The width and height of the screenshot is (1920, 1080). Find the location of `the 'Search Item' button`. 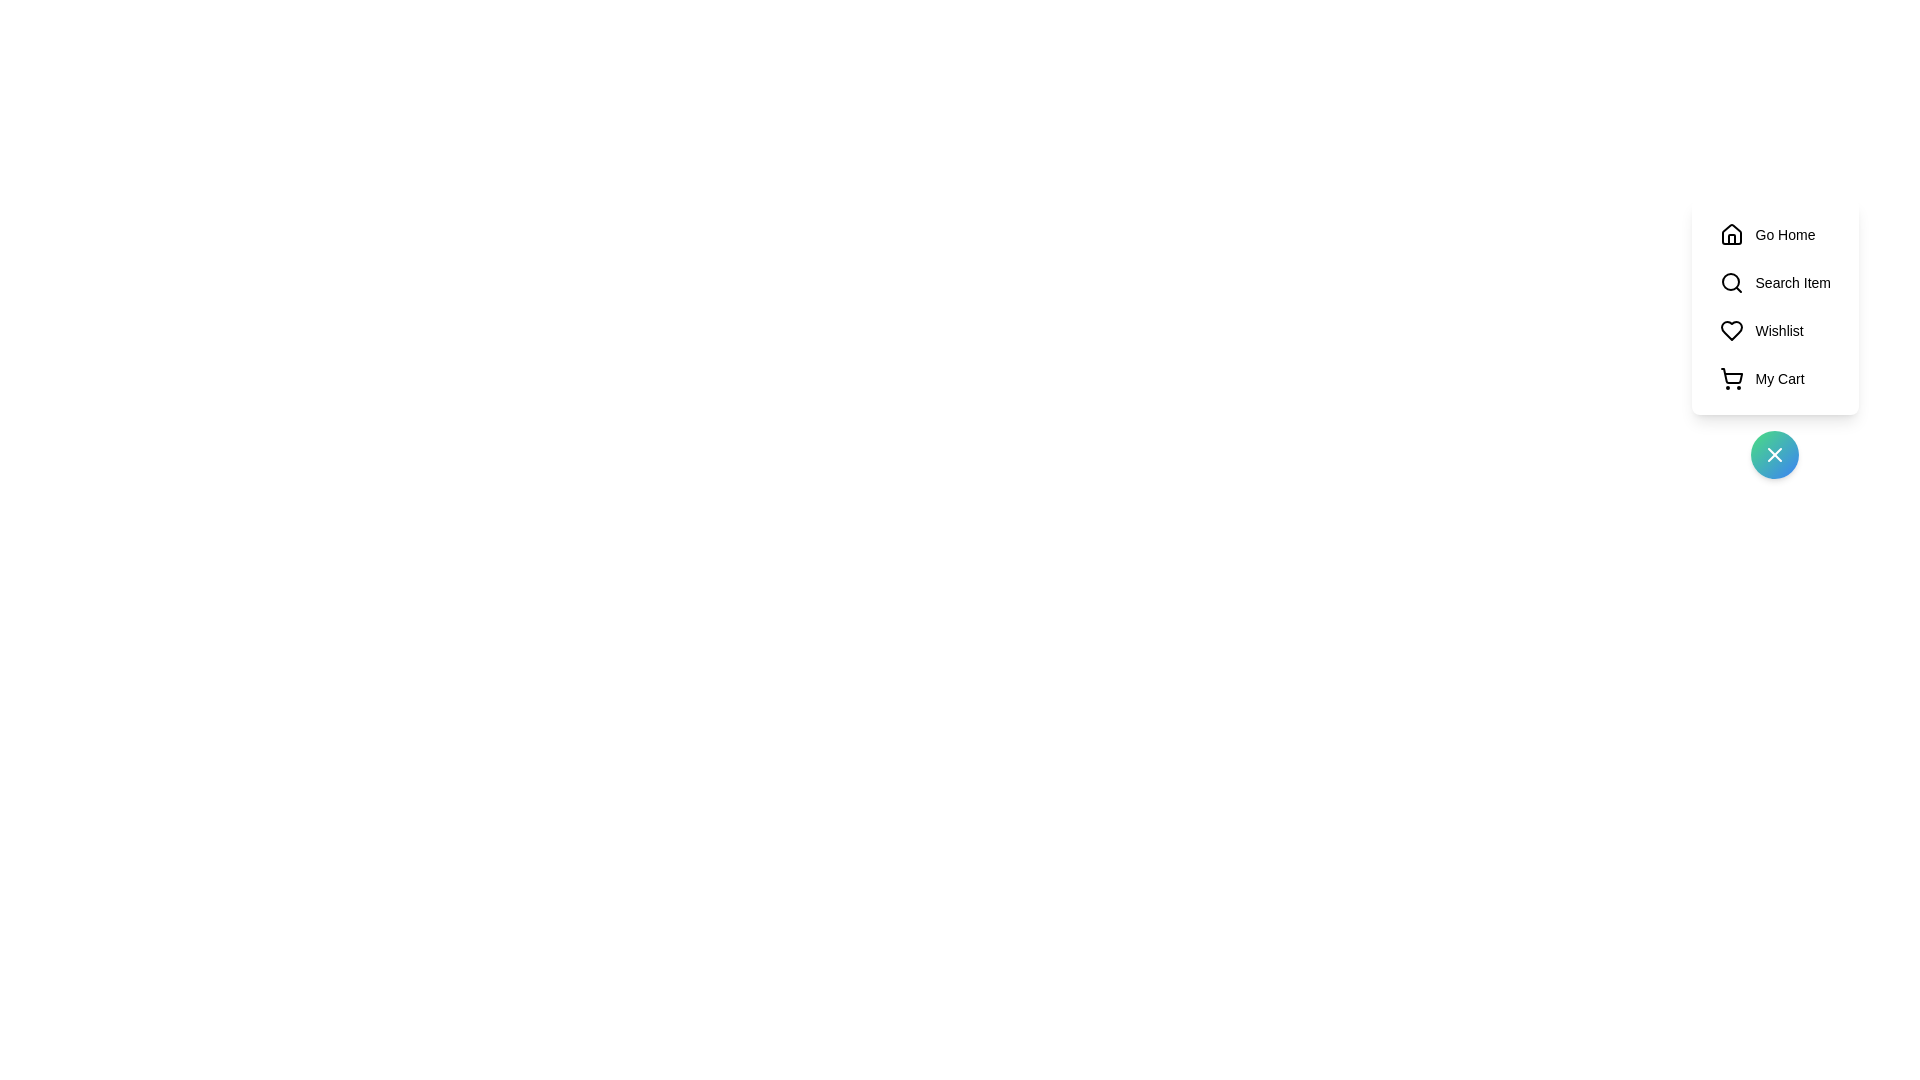

the 'Search Item' button is located at coordinates (1775, 282).